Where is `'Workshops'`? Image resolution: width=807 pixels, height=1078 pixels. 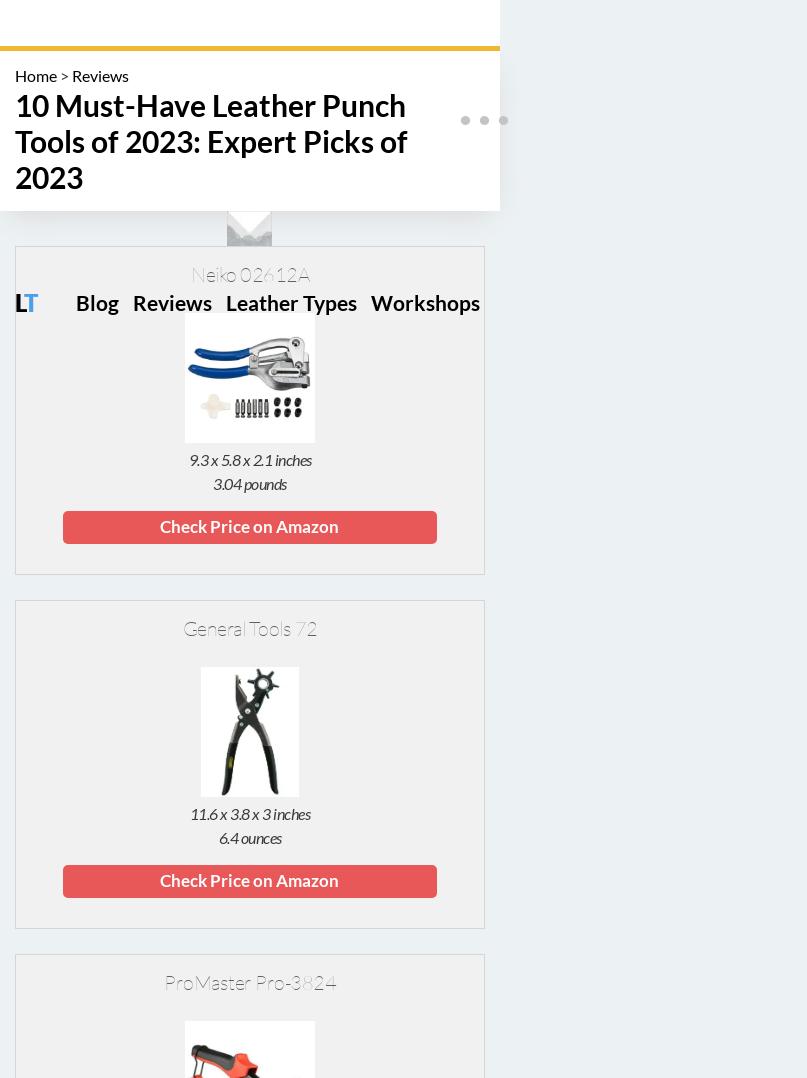
'Workshops' is located at coordinates (424, 302).